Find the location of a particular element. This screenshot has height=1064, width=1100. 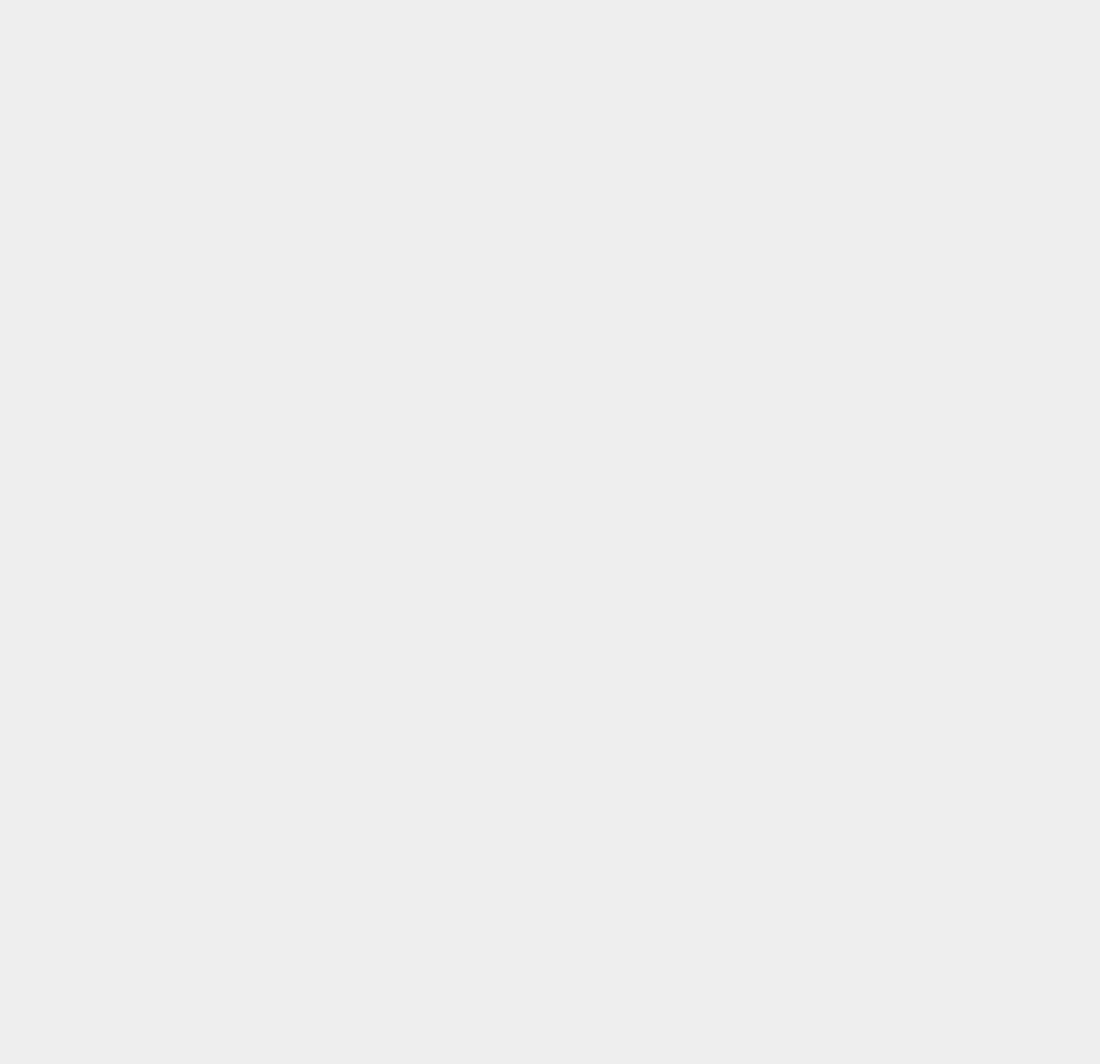

'Megaupload' is located at coordinates (816, 717).